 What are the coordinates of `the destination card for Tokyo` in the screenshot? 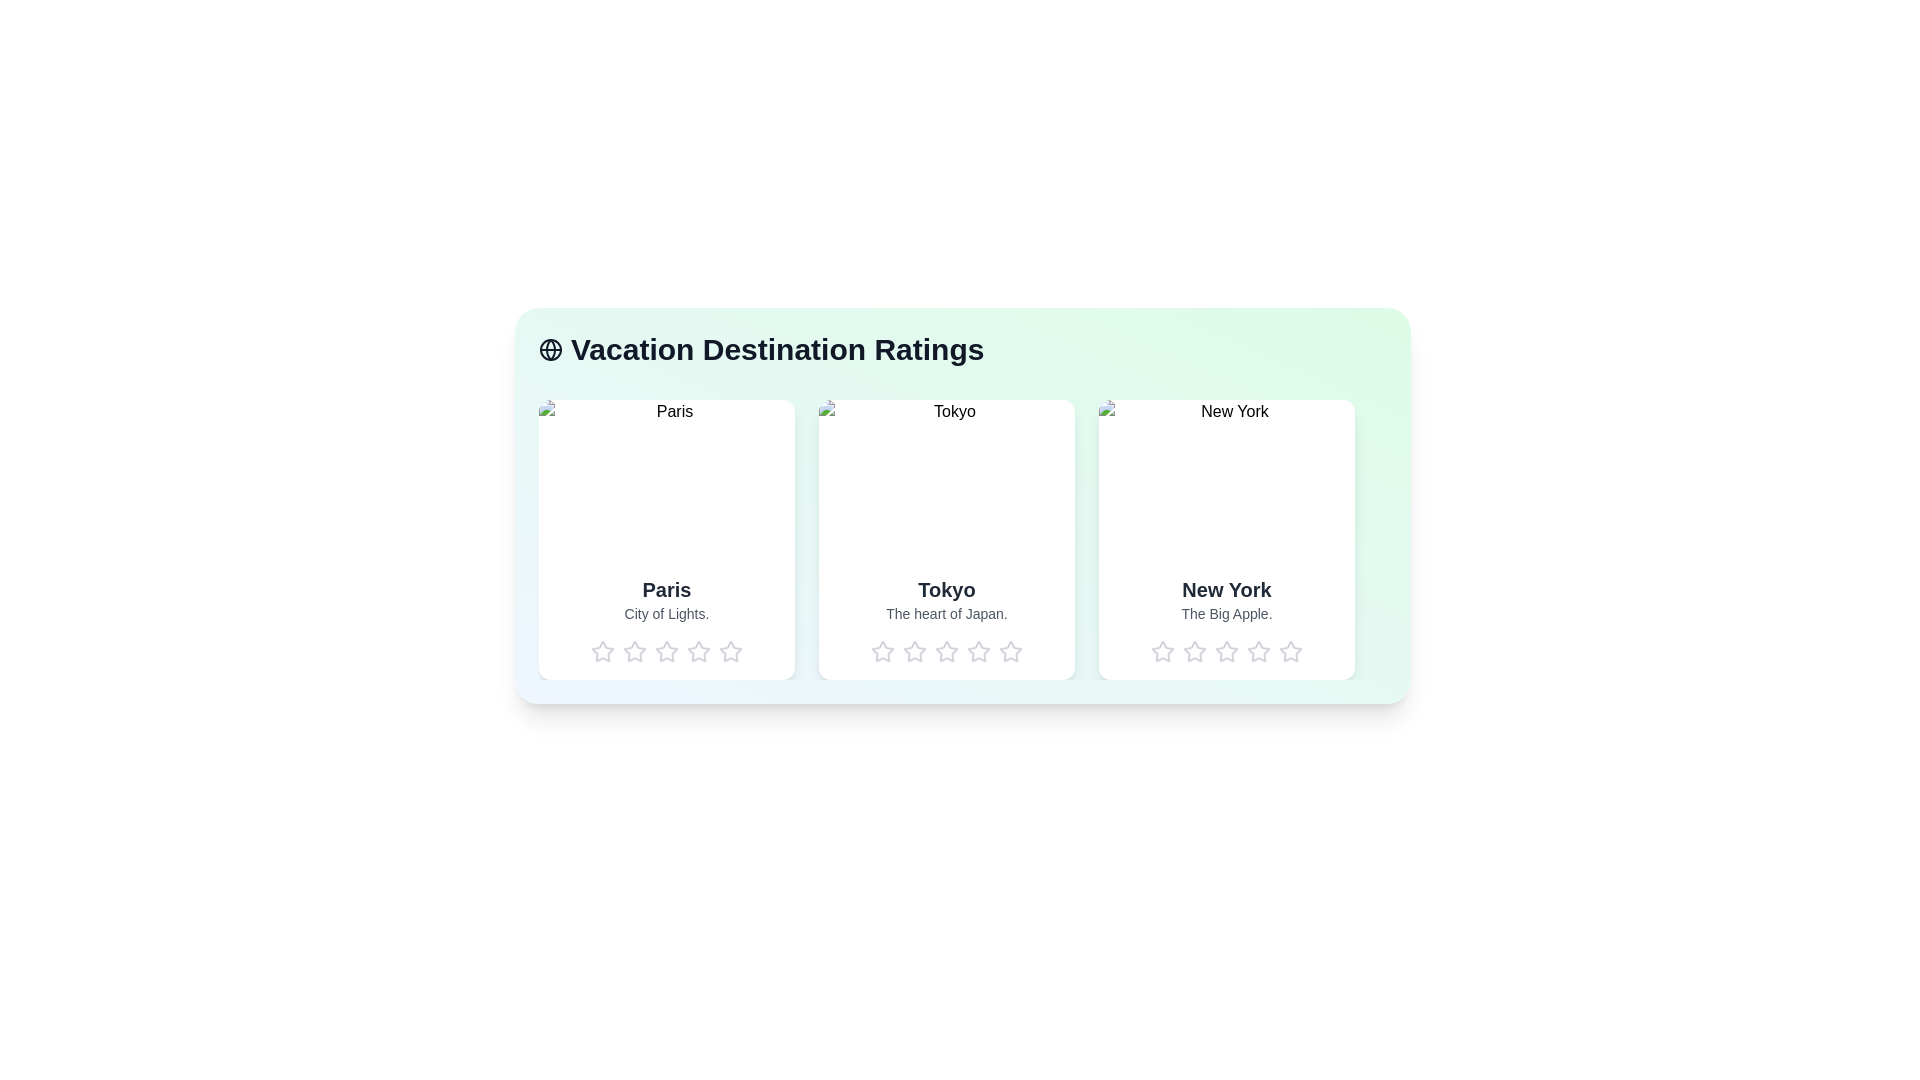 It's located at (945, 540).